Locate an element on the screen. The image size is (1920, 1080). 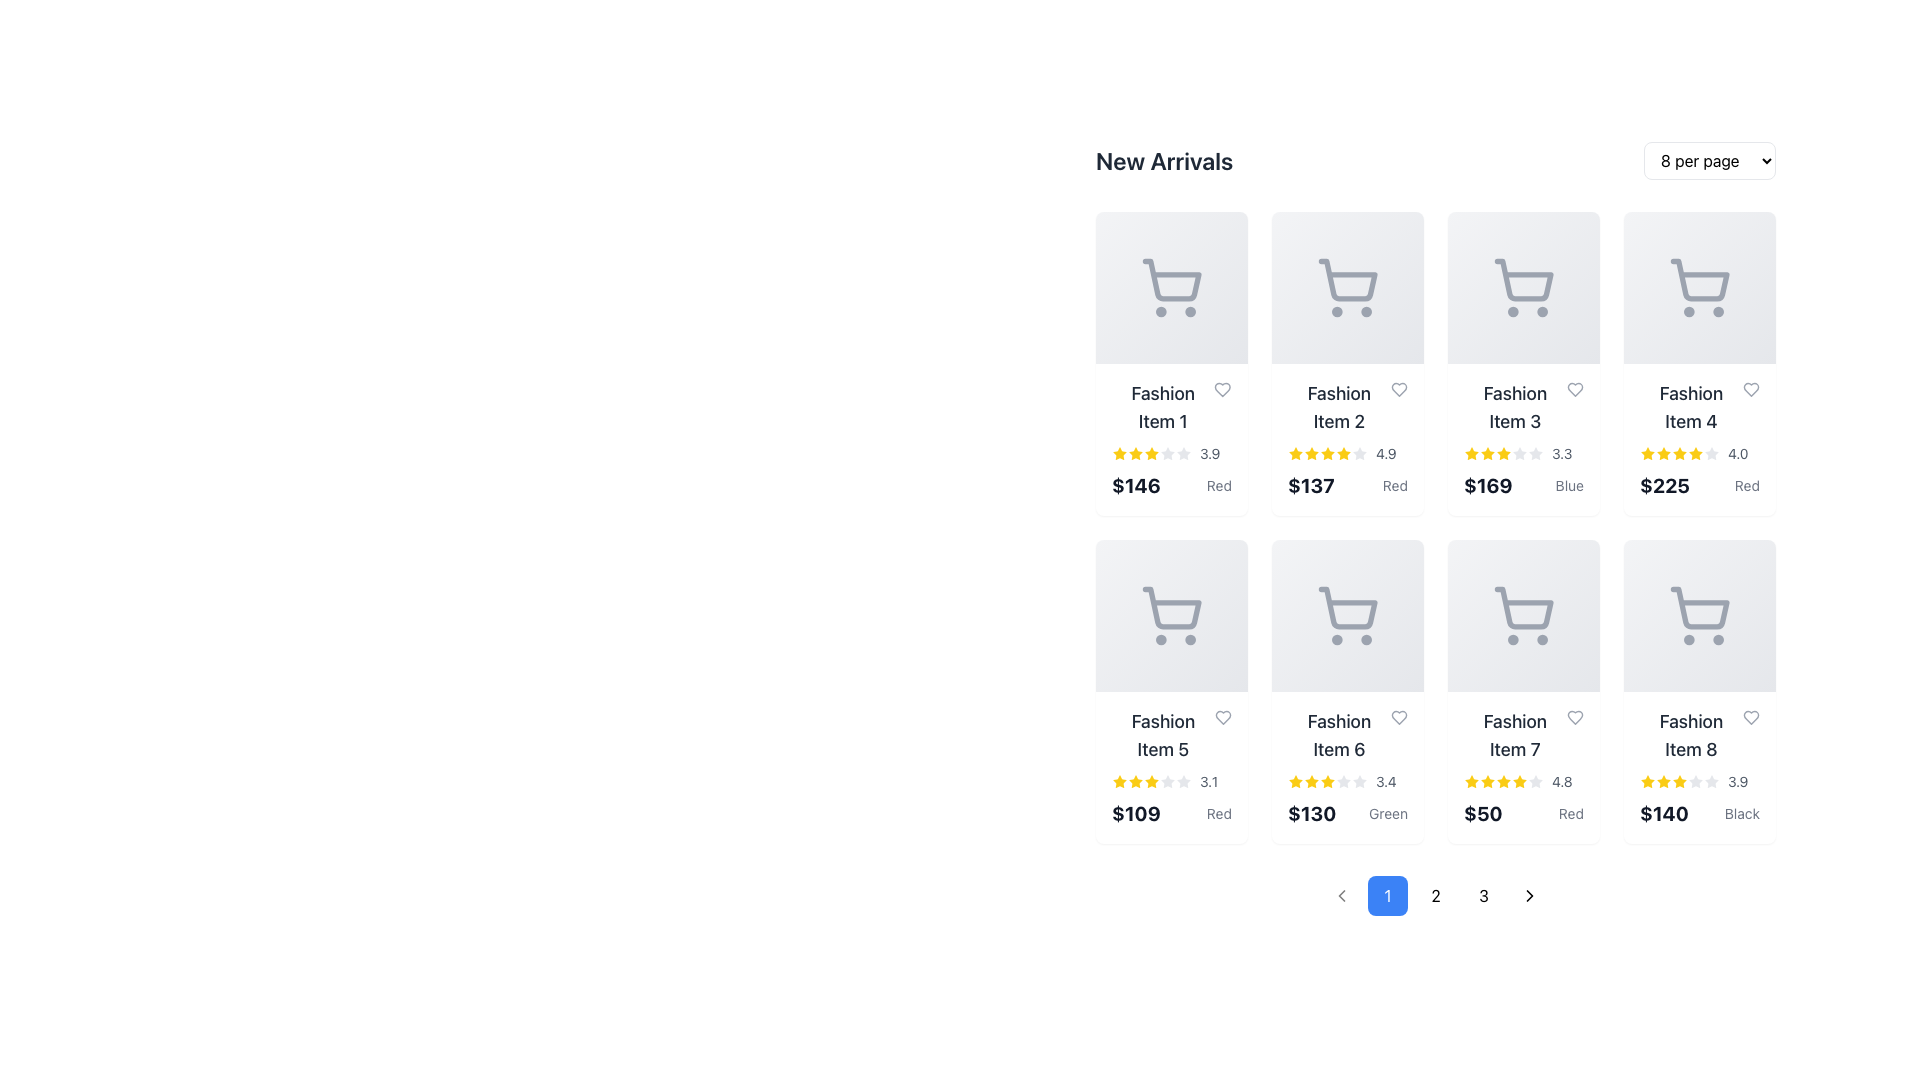
the Information card with a gray shopping cart icon, displaying 'Fashion Item 8', a yellow star rating of 3.9, and a price of $140 is located at coordinates (1698, 690).